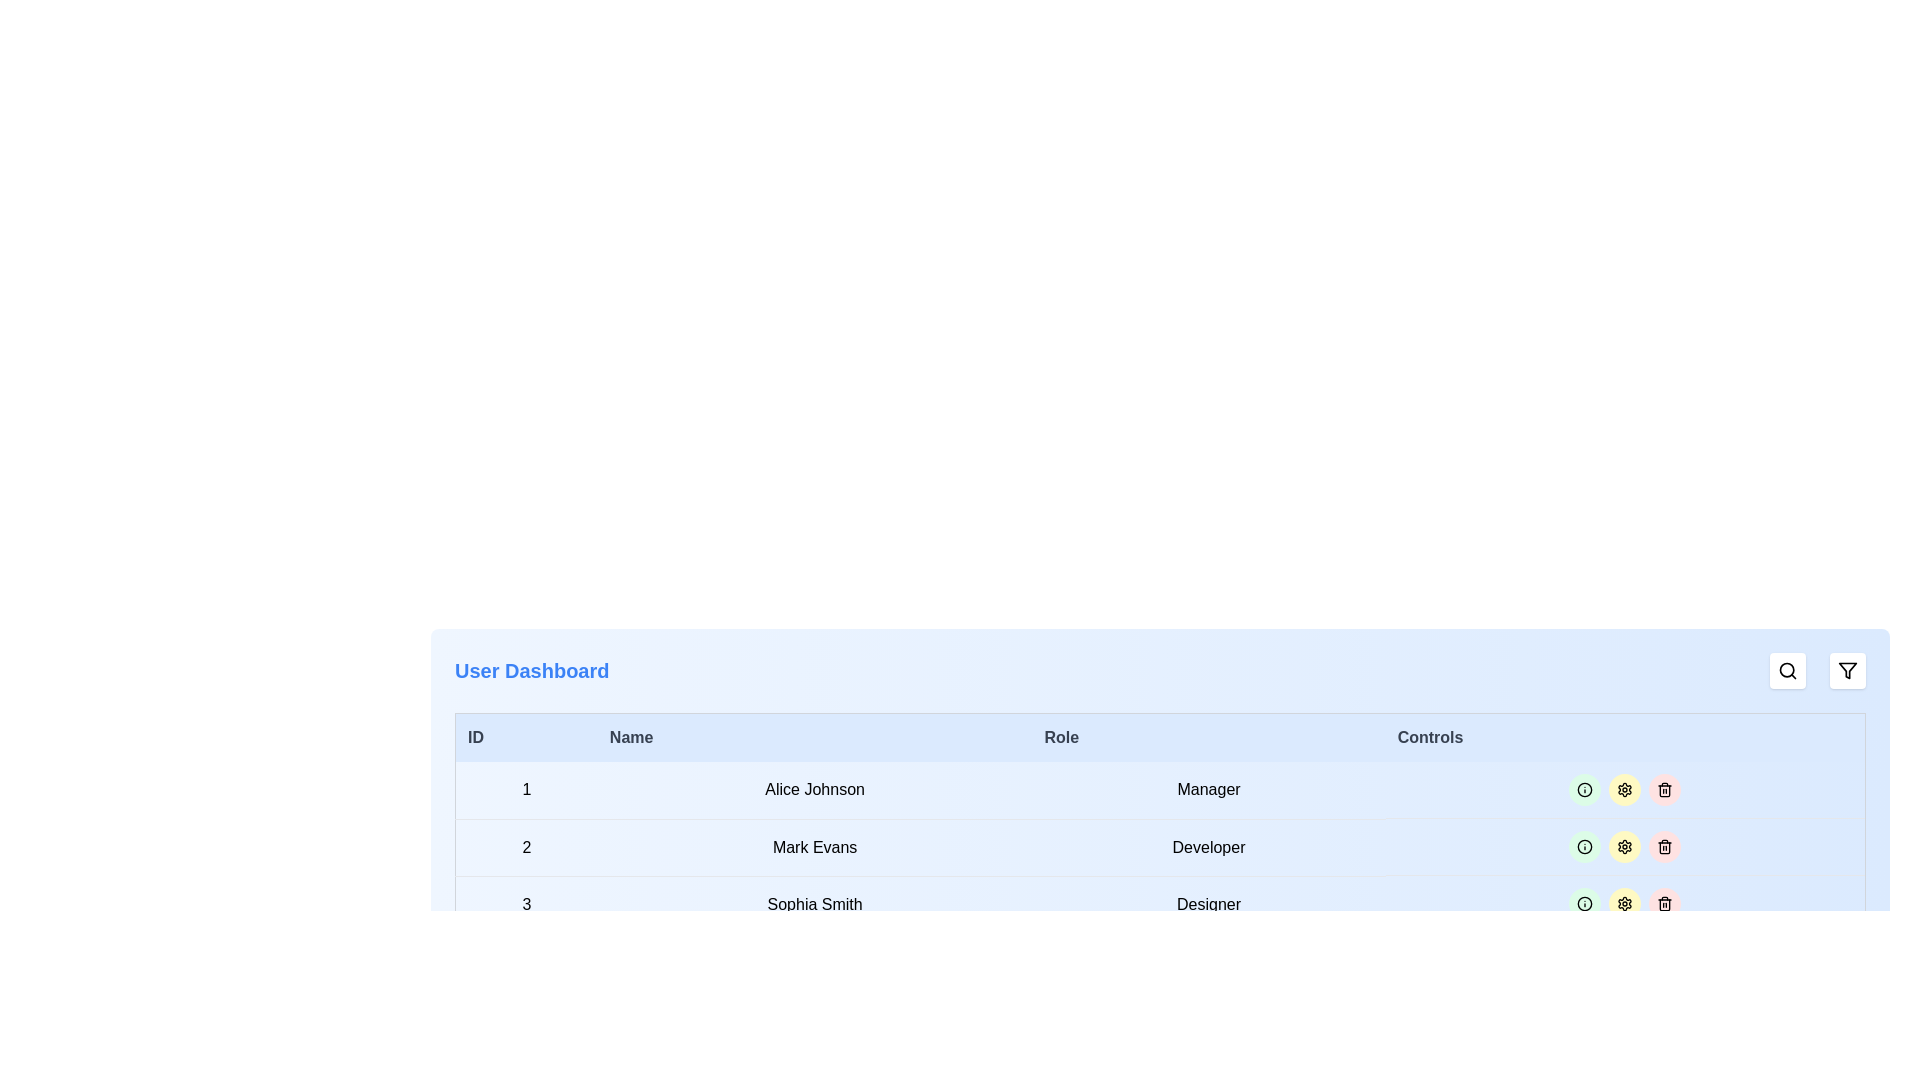  What do you see at coordinates (815, 847) in the screenshot?
I see `the text label displaying 'Mark Evans'` at bounding box center [815, 847].